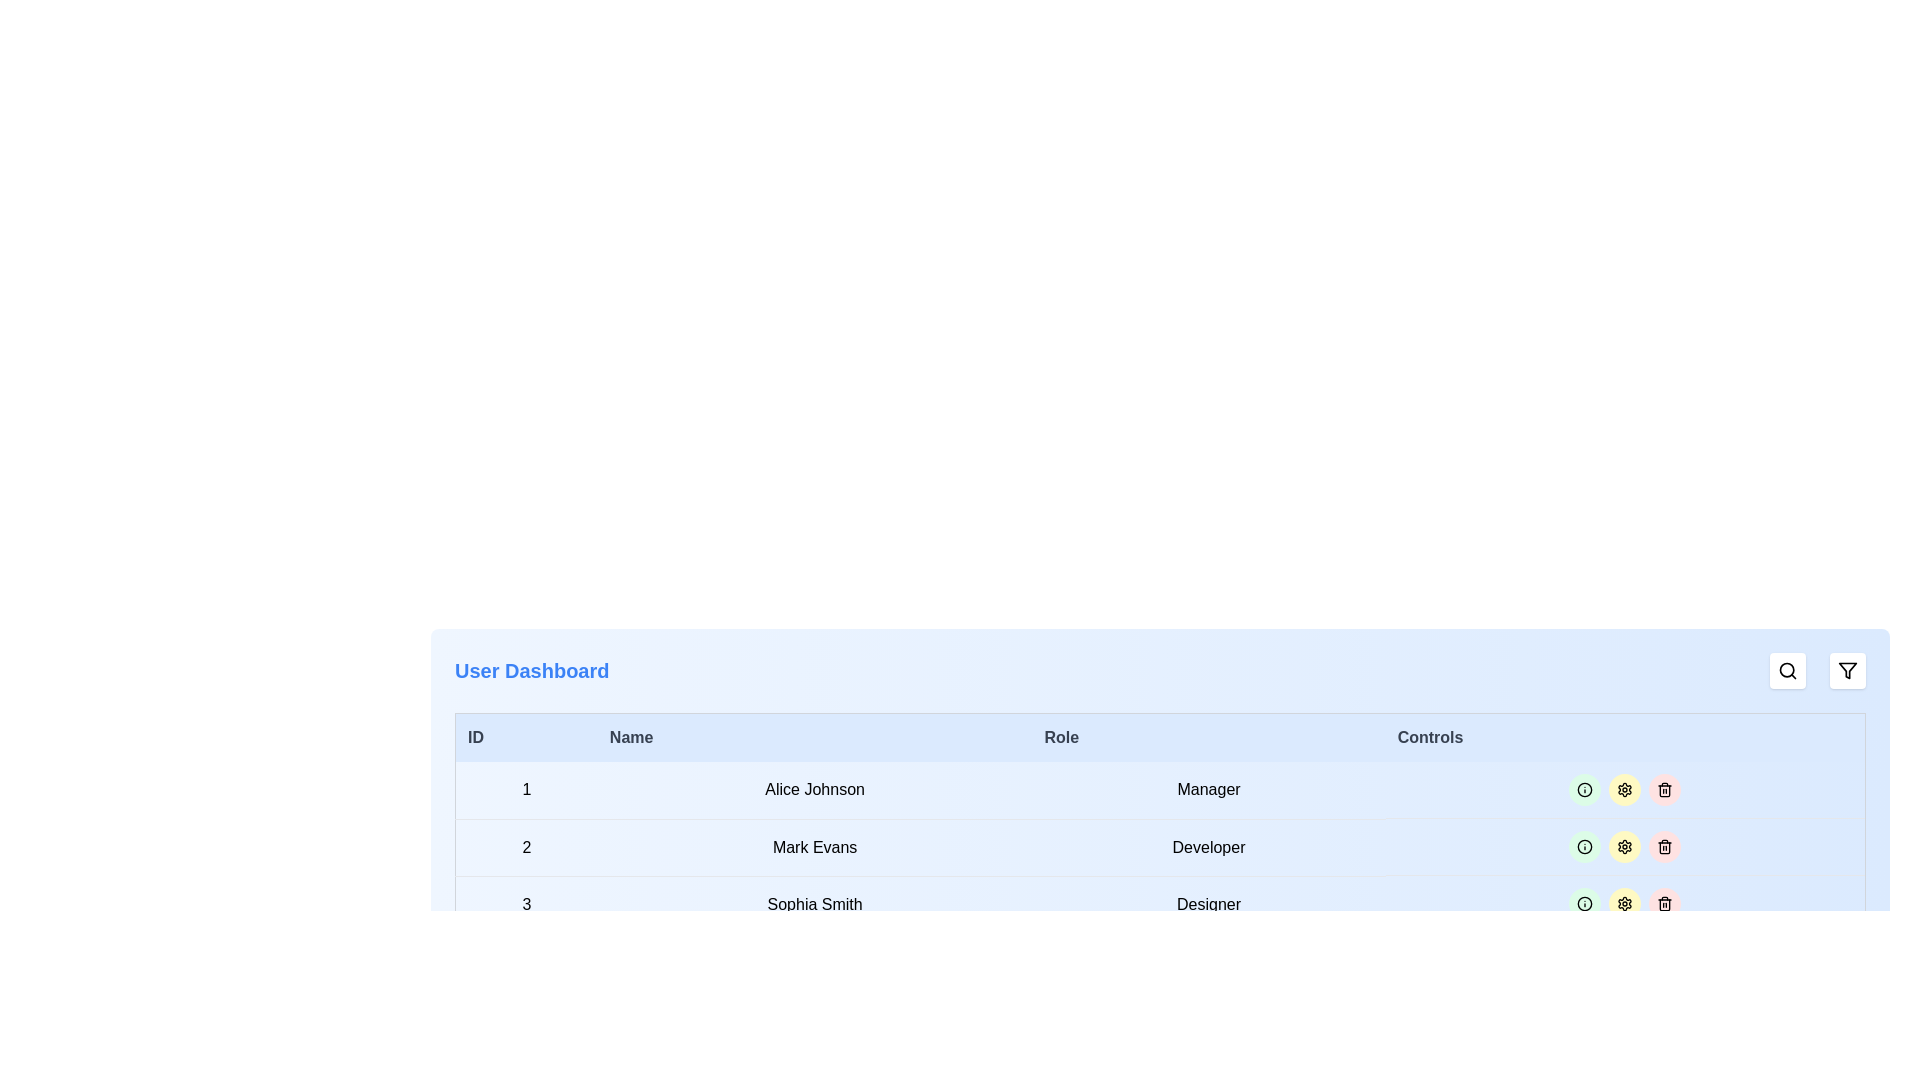  What do you see at coordinates (815, 847) in the screenshot?
I see `the text label displaying 'Mark Evans'` at bounding box center [815, 847].